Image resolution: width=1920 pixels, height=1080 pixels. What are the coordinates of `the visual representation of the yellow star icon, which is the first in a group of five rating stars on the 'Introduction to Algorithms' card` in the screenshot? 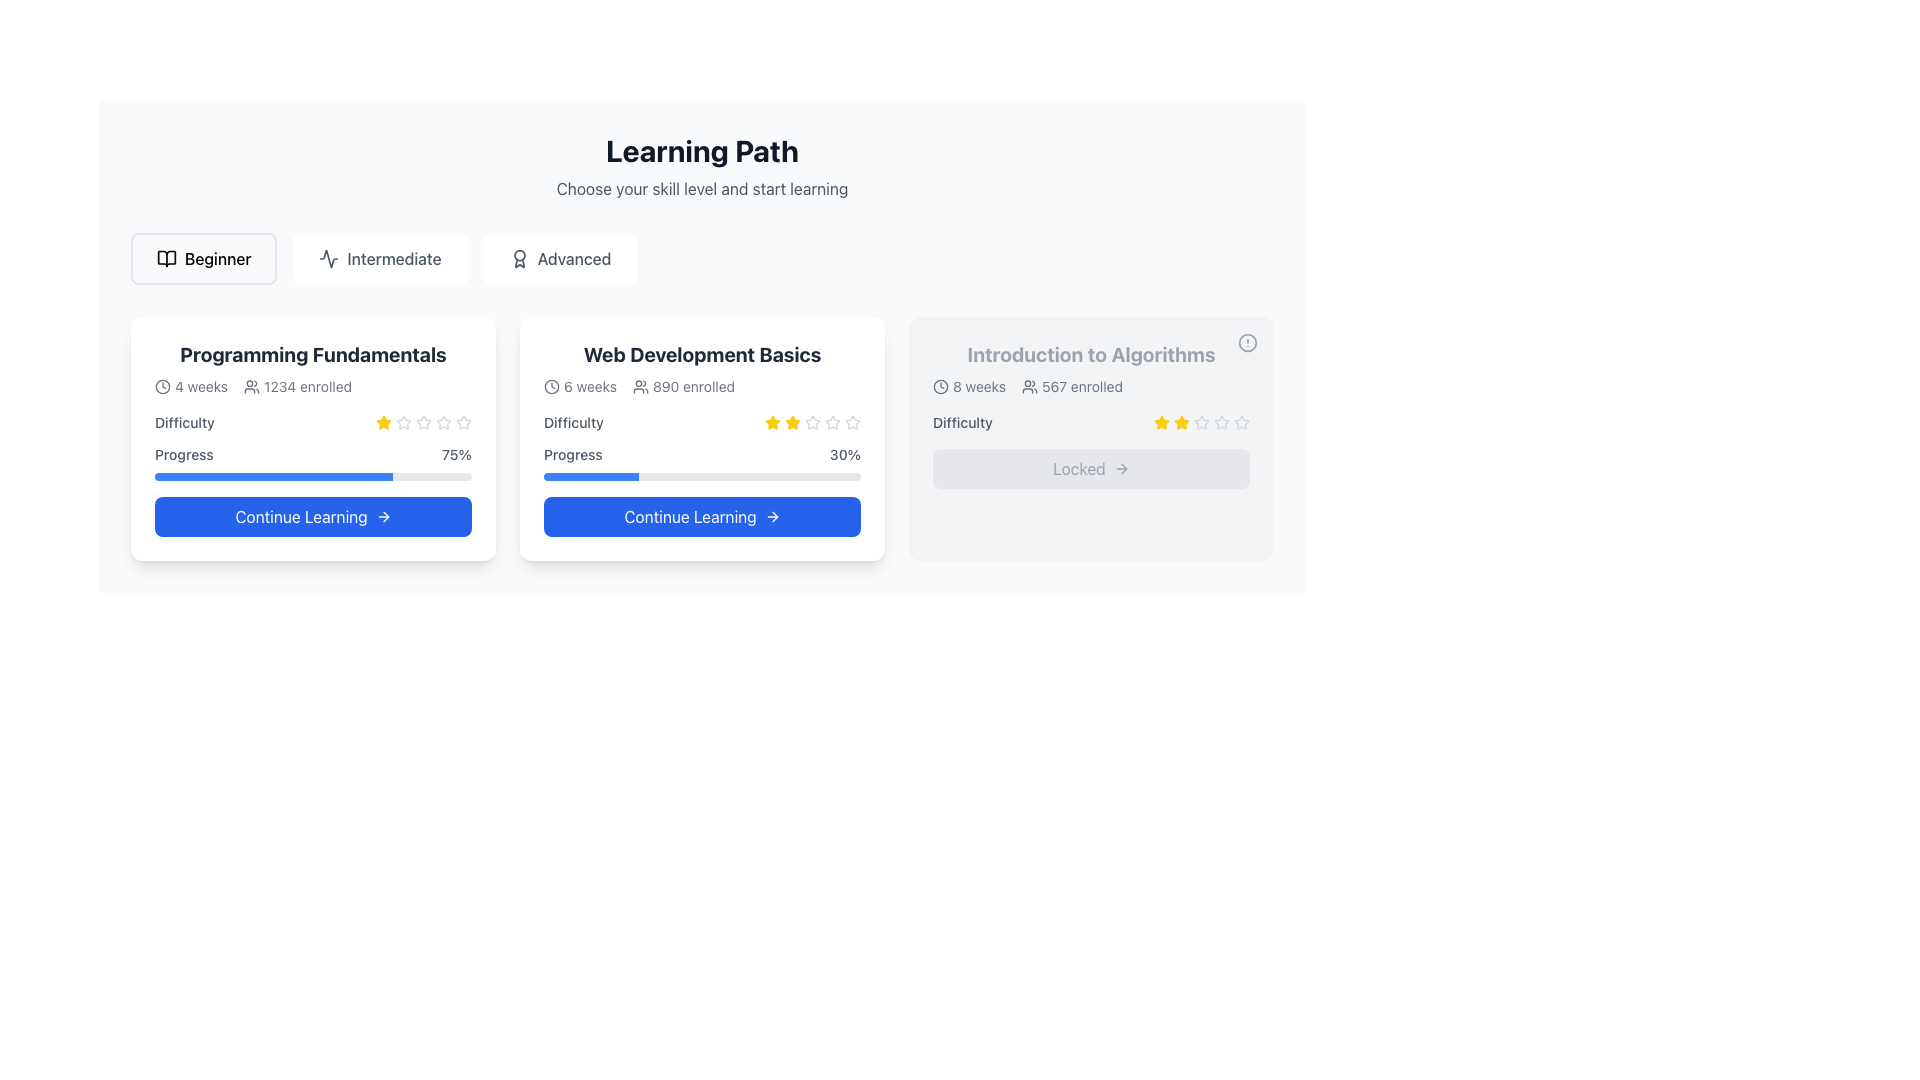 It's located at (1161, 422).